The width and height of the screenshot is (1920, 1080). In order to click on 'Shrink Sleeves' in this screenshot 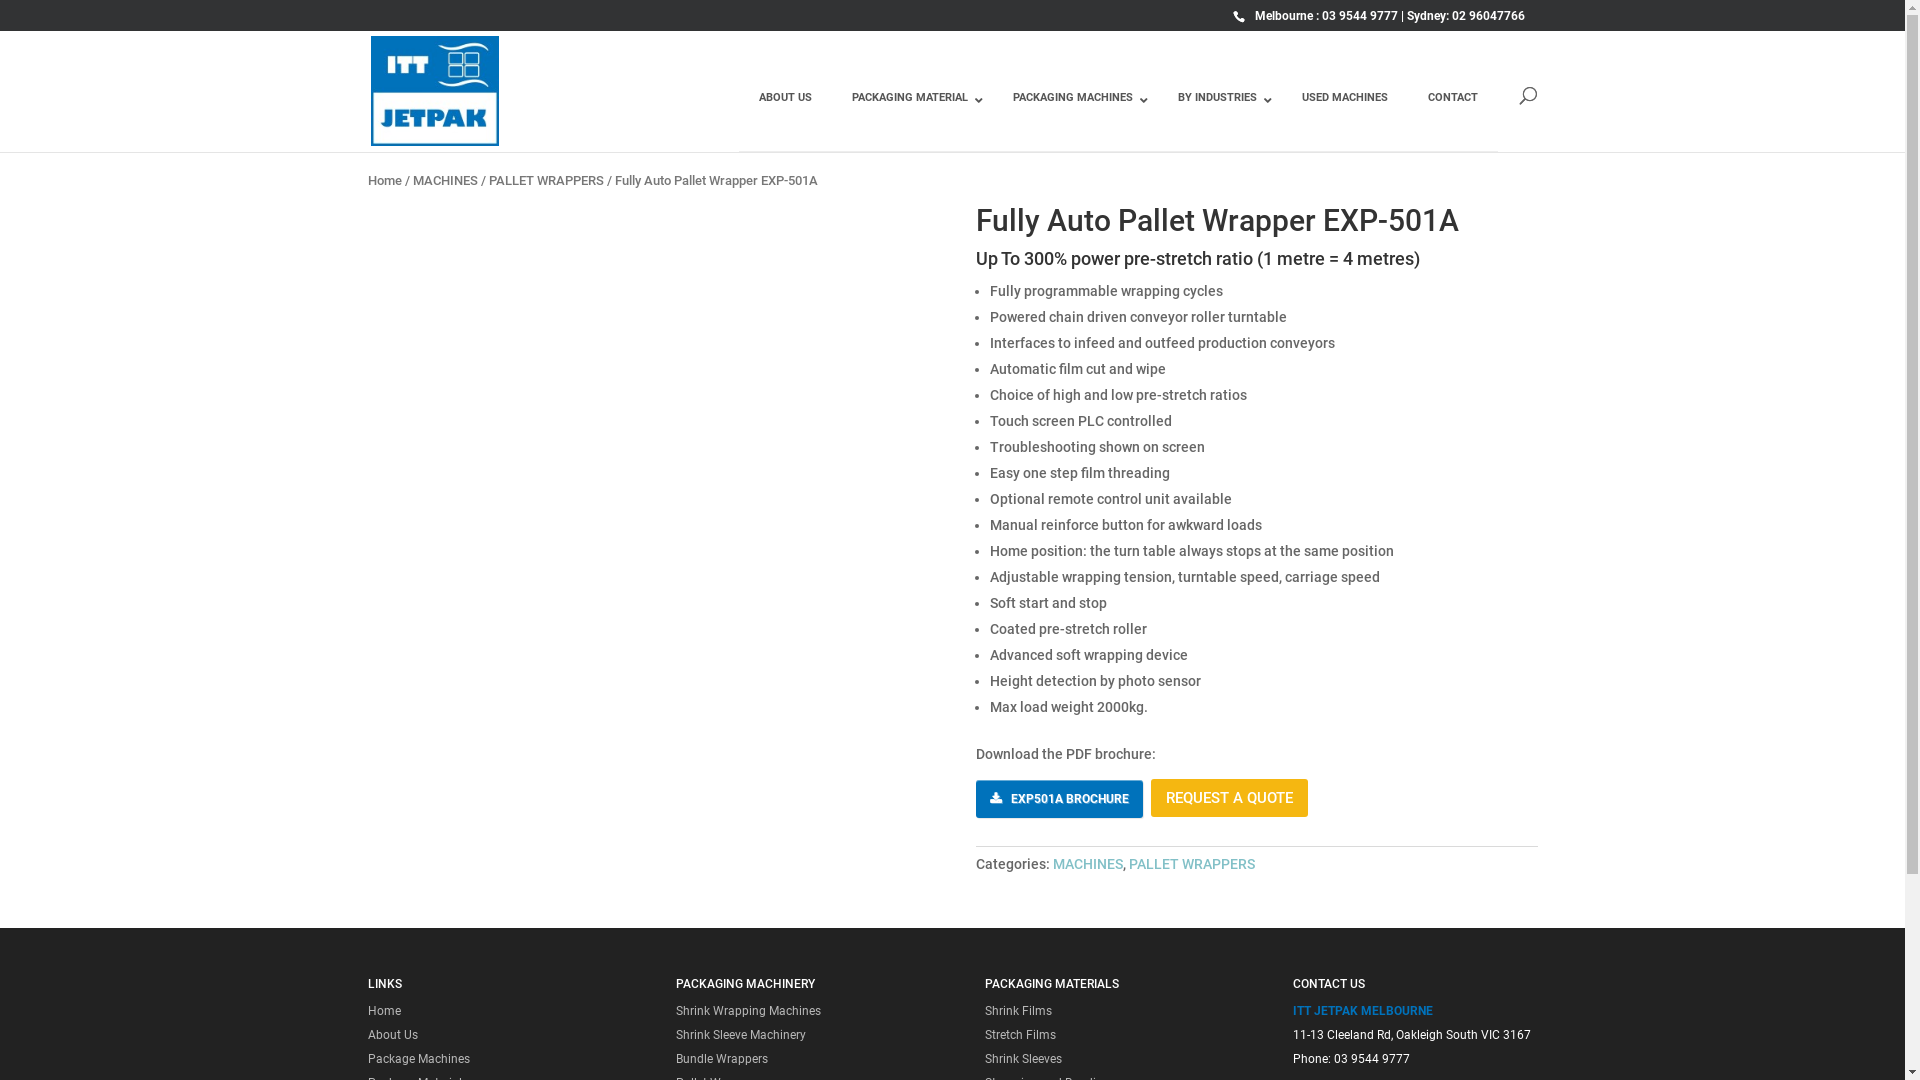, I will do `click(1023, 1058)`.